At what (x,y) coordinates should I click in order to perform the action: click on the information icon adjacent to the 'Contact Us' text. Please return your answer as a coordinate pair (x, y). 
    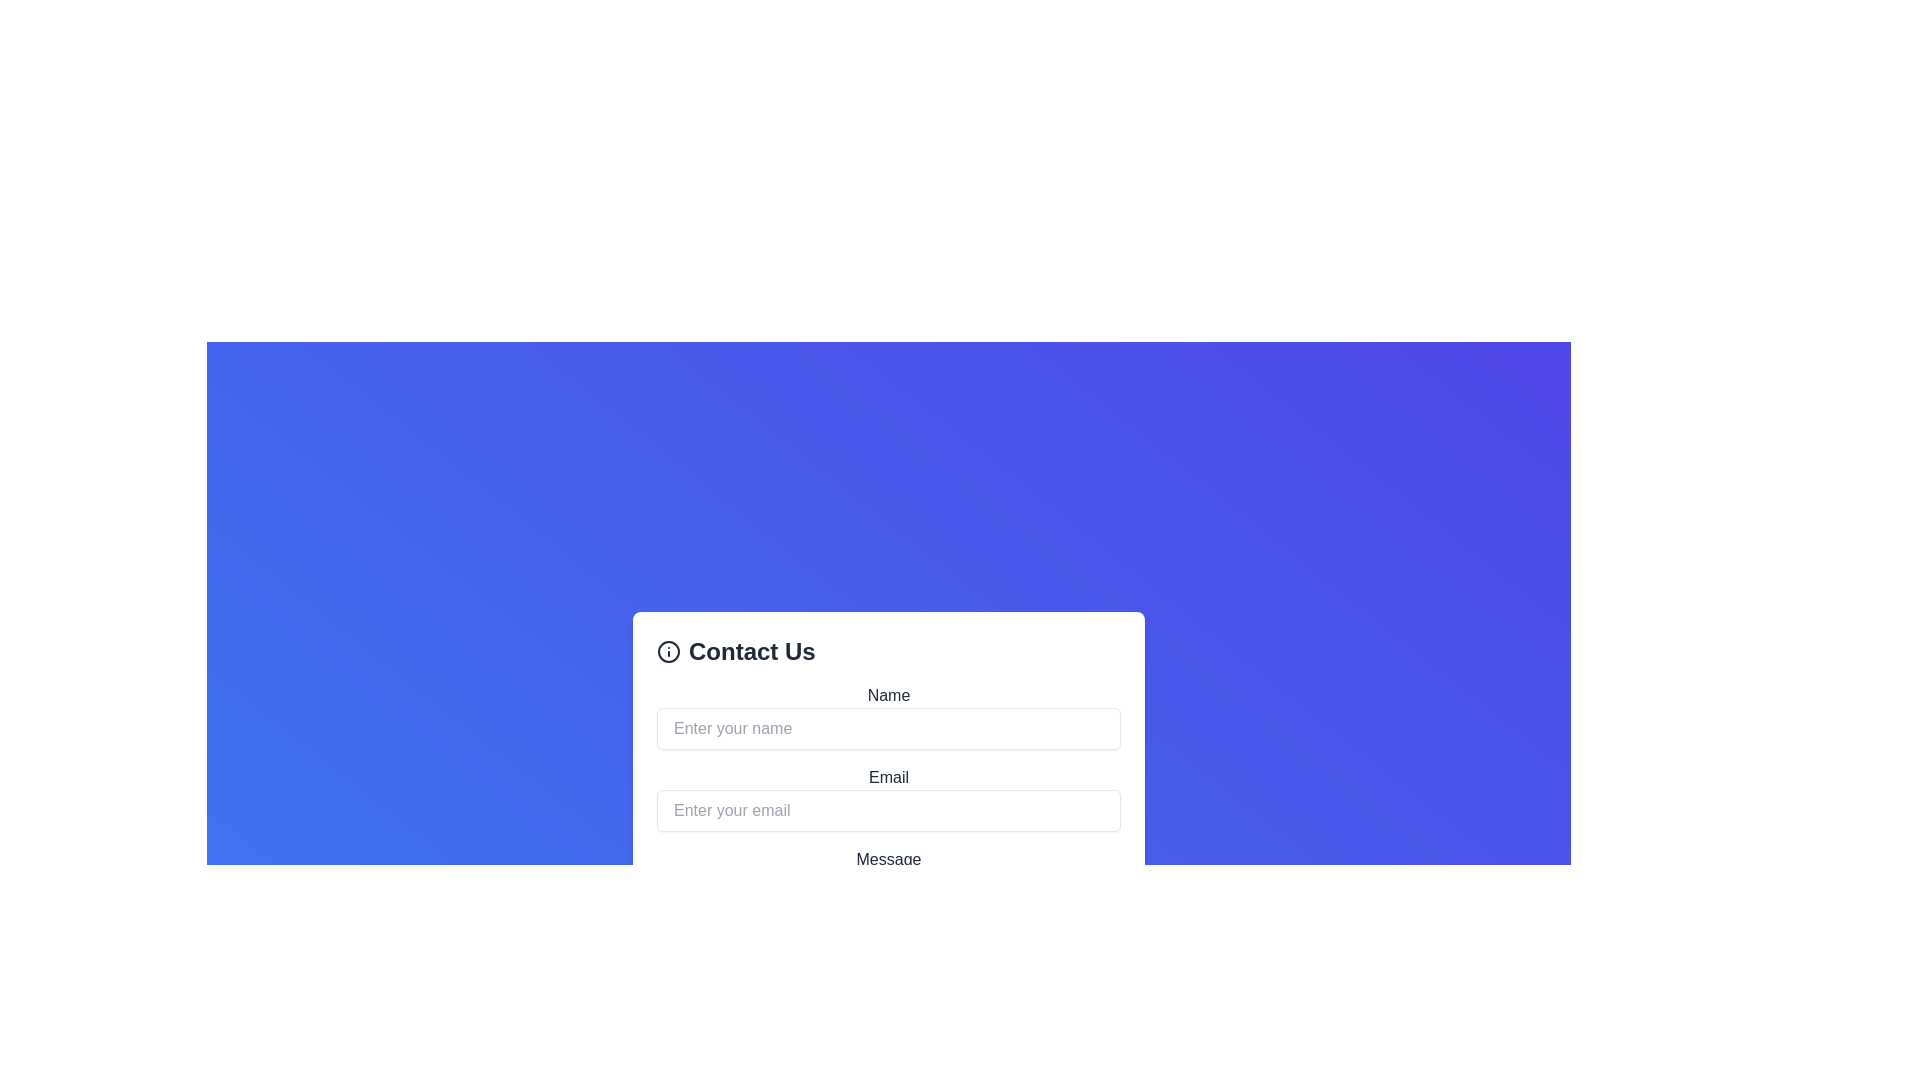
    Looking at the image, I should click on (668, 651).